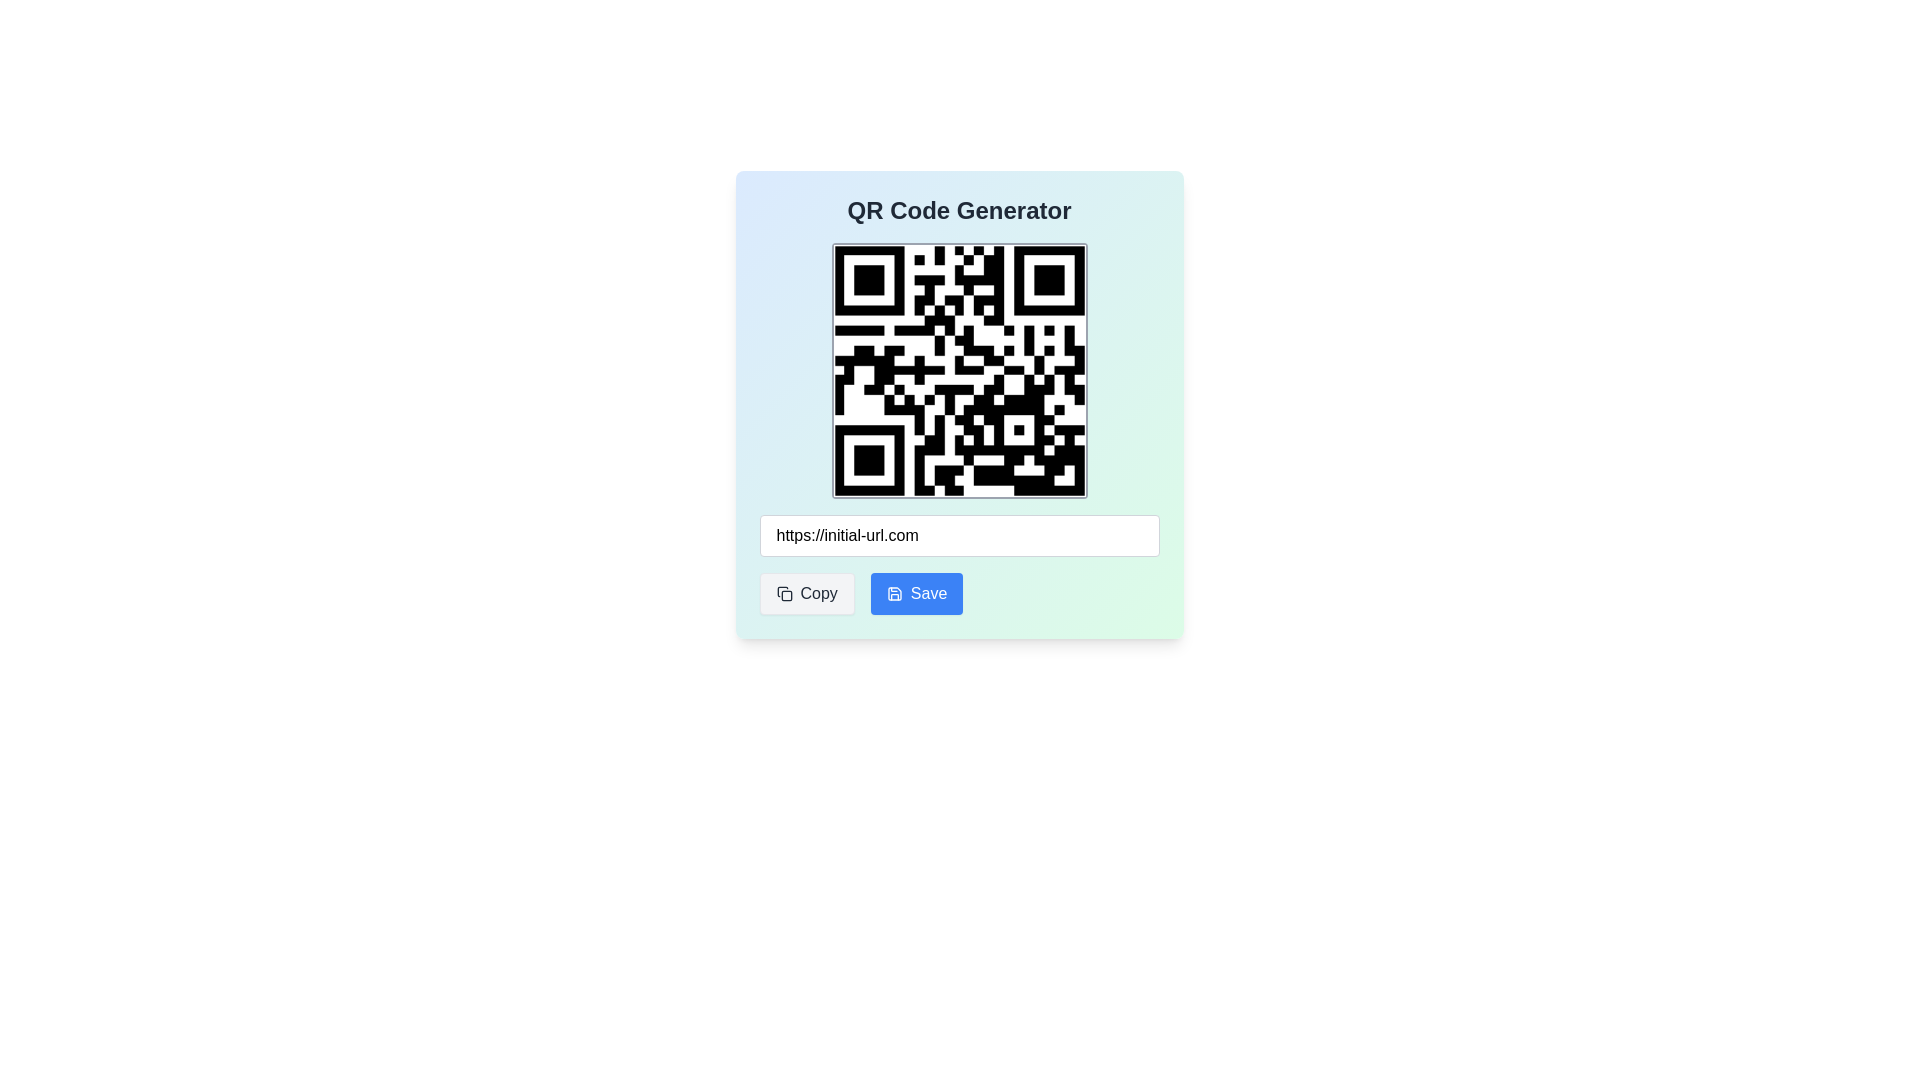 This screenshot has width=1920, height=1080. Describe the element at coordinates (819, 593) in the screenshot. I see `the labeling text within the 'Copy' button component` at that location.